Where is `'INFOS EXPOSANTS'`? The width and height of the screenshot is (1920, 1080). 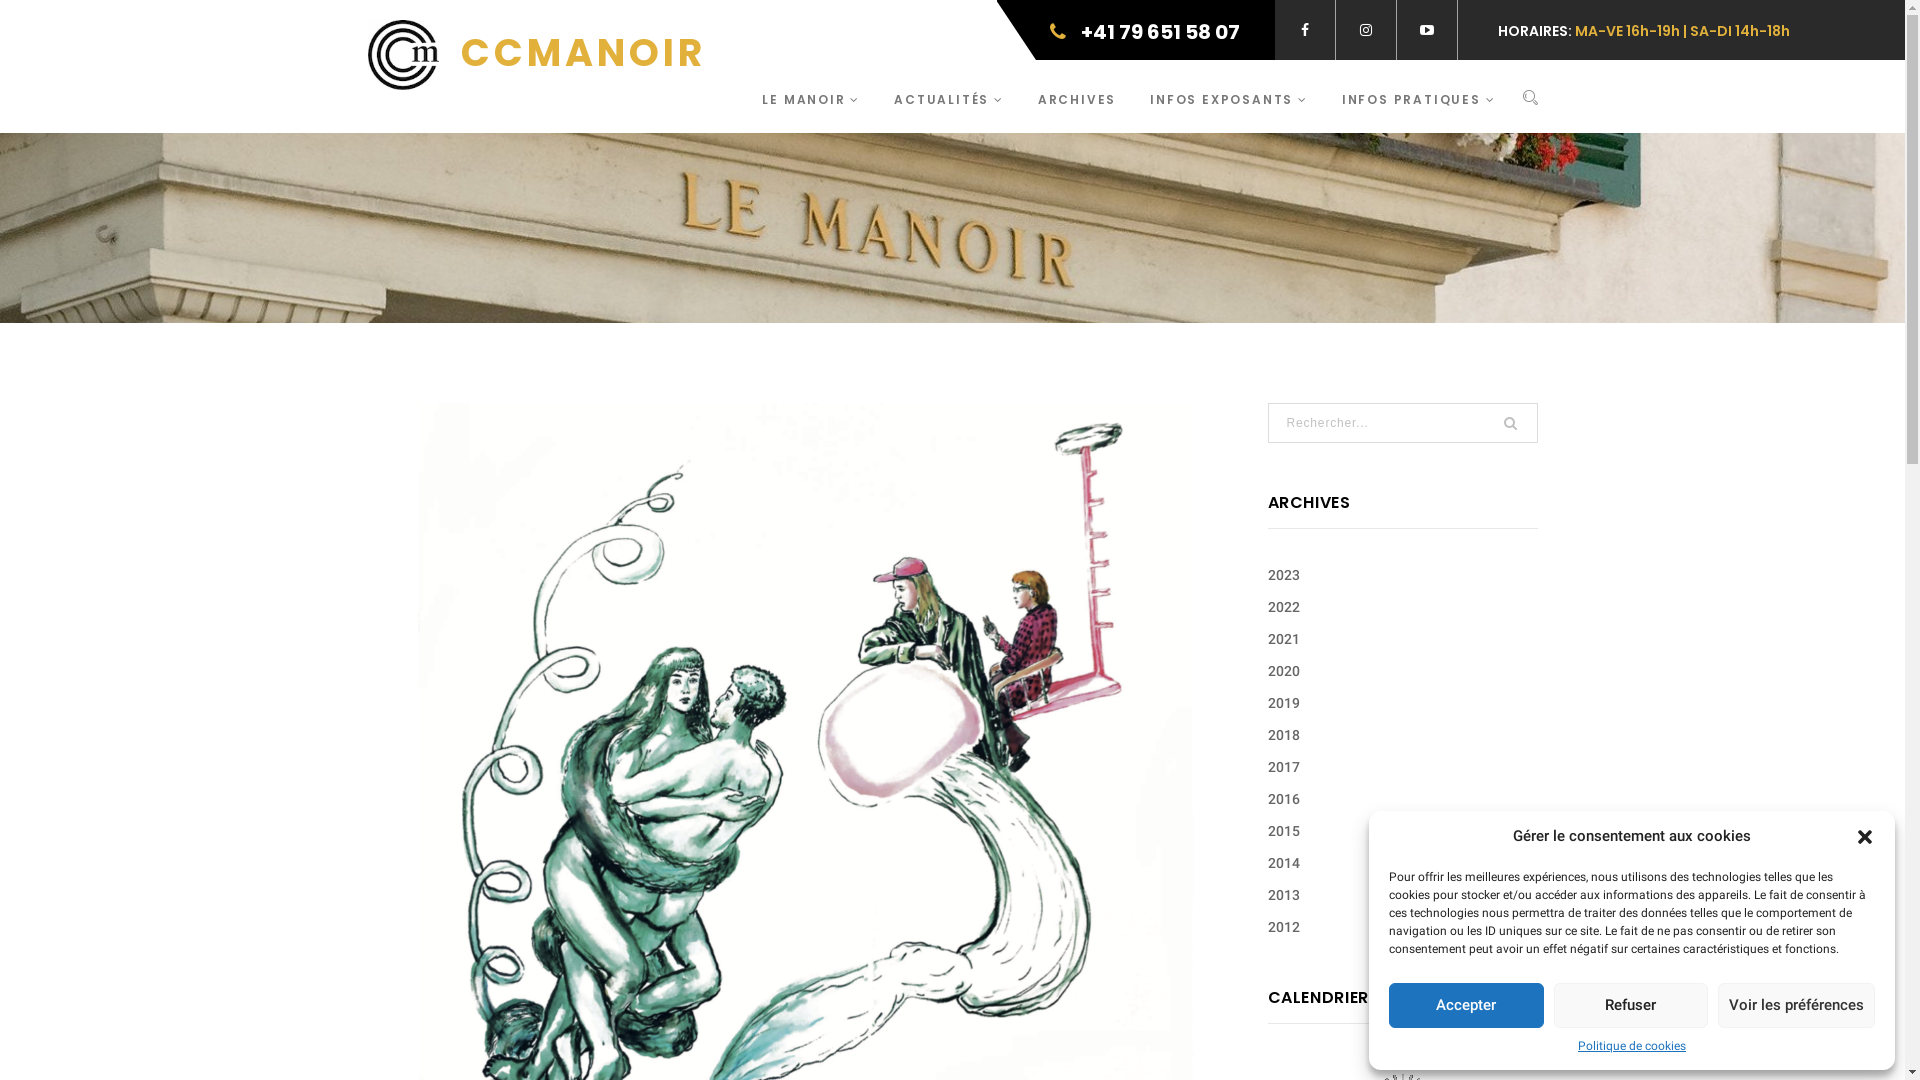 'INFOS EXPOSANTS' is located at coordinates (1227, 96).